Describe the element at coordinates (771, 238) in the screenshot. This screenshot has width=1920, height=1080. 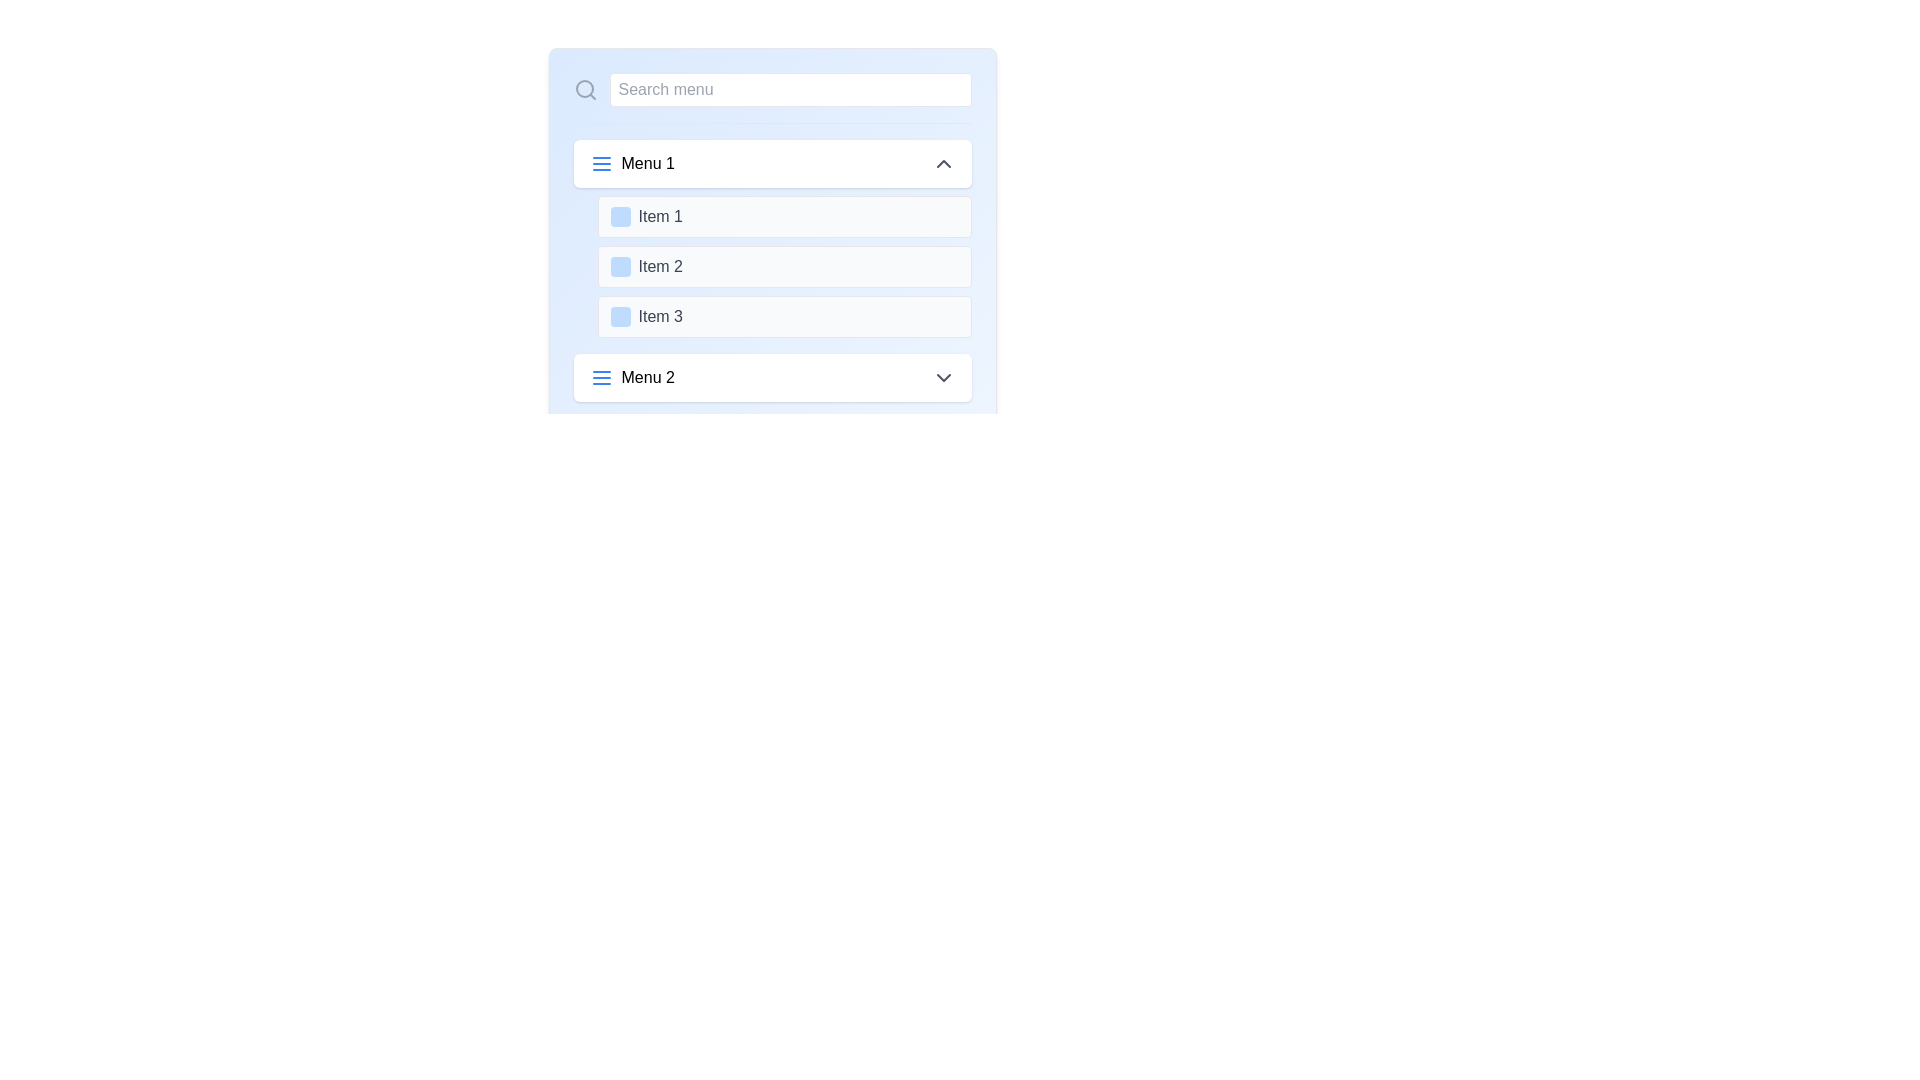
I see `the 'Menu 1' collapsible menu section` at that location.